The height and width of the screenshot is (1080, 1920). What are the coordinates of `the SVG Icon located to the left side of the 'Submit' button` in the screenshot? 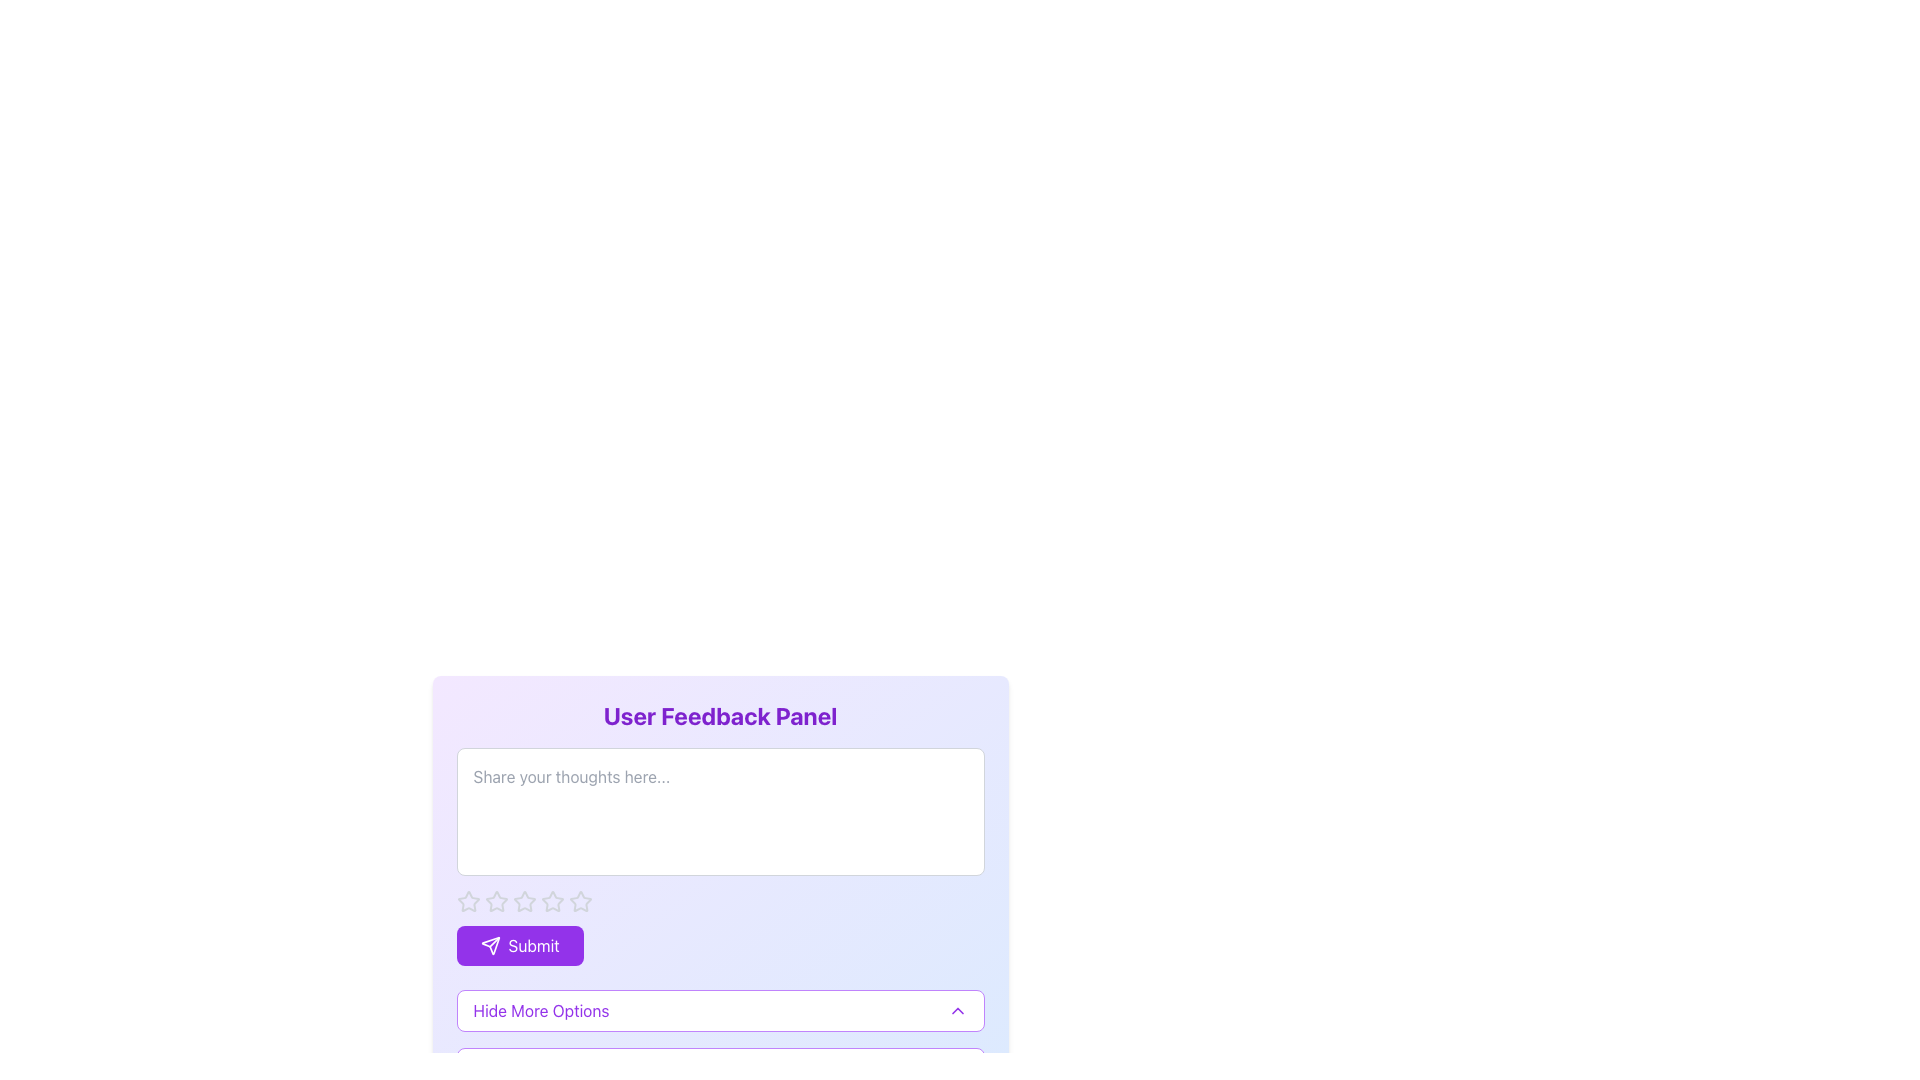 It's located at (490, 945).